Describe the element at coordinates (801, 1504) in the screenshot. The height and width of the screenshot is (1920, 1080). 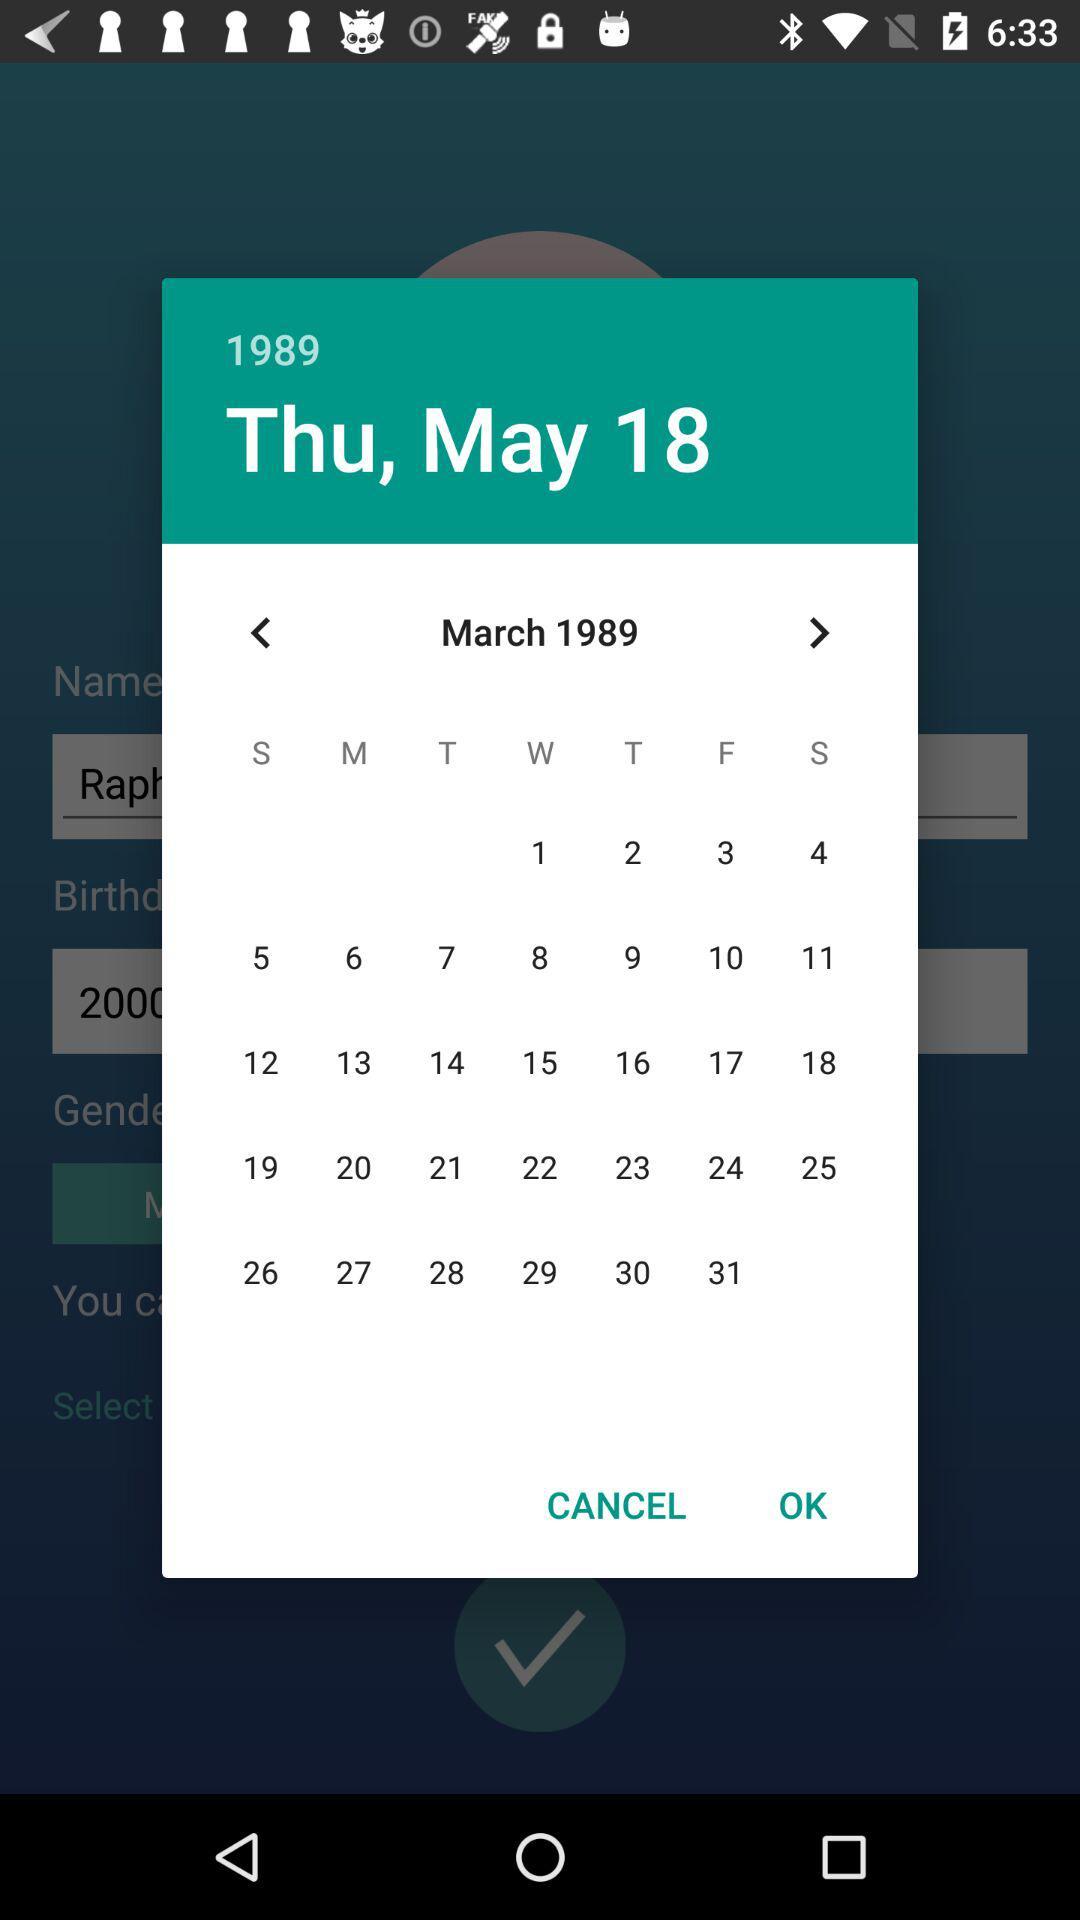
I see `the ok at the bottom right corner` at that location.